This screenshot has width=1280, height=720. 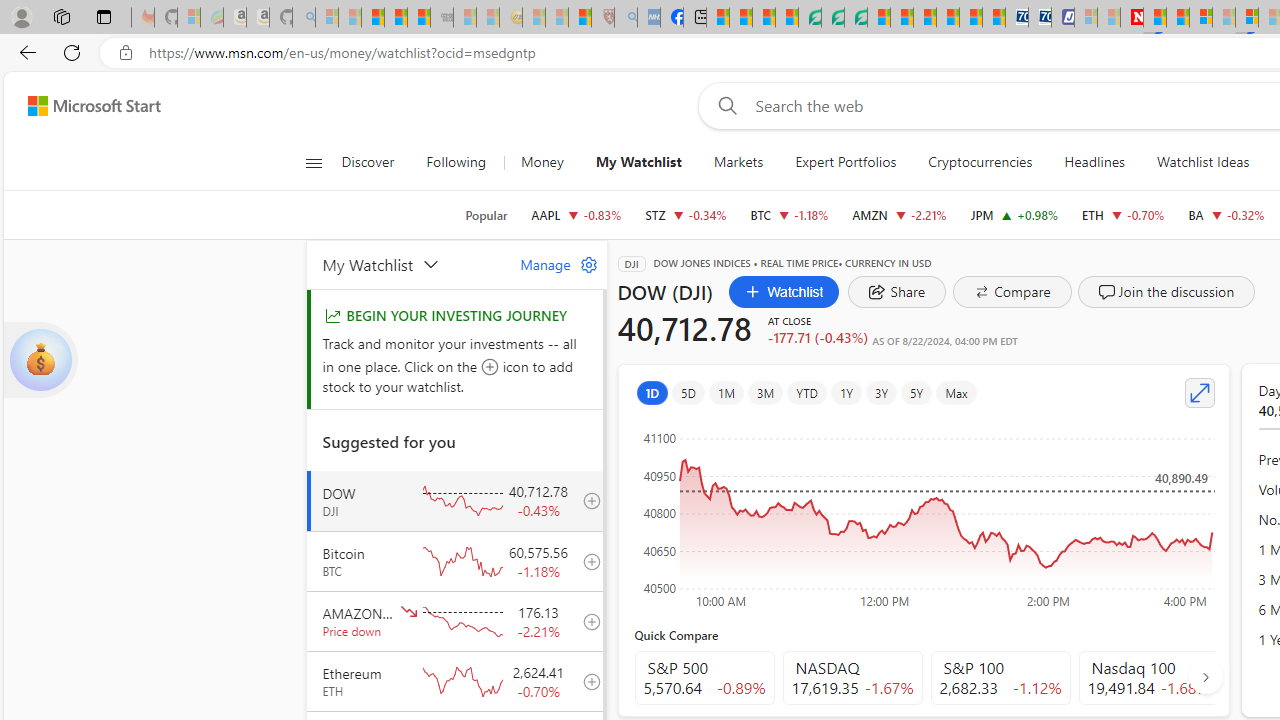 I want to click on 'Watchlist Ideas', so click(x=1202, y=162).